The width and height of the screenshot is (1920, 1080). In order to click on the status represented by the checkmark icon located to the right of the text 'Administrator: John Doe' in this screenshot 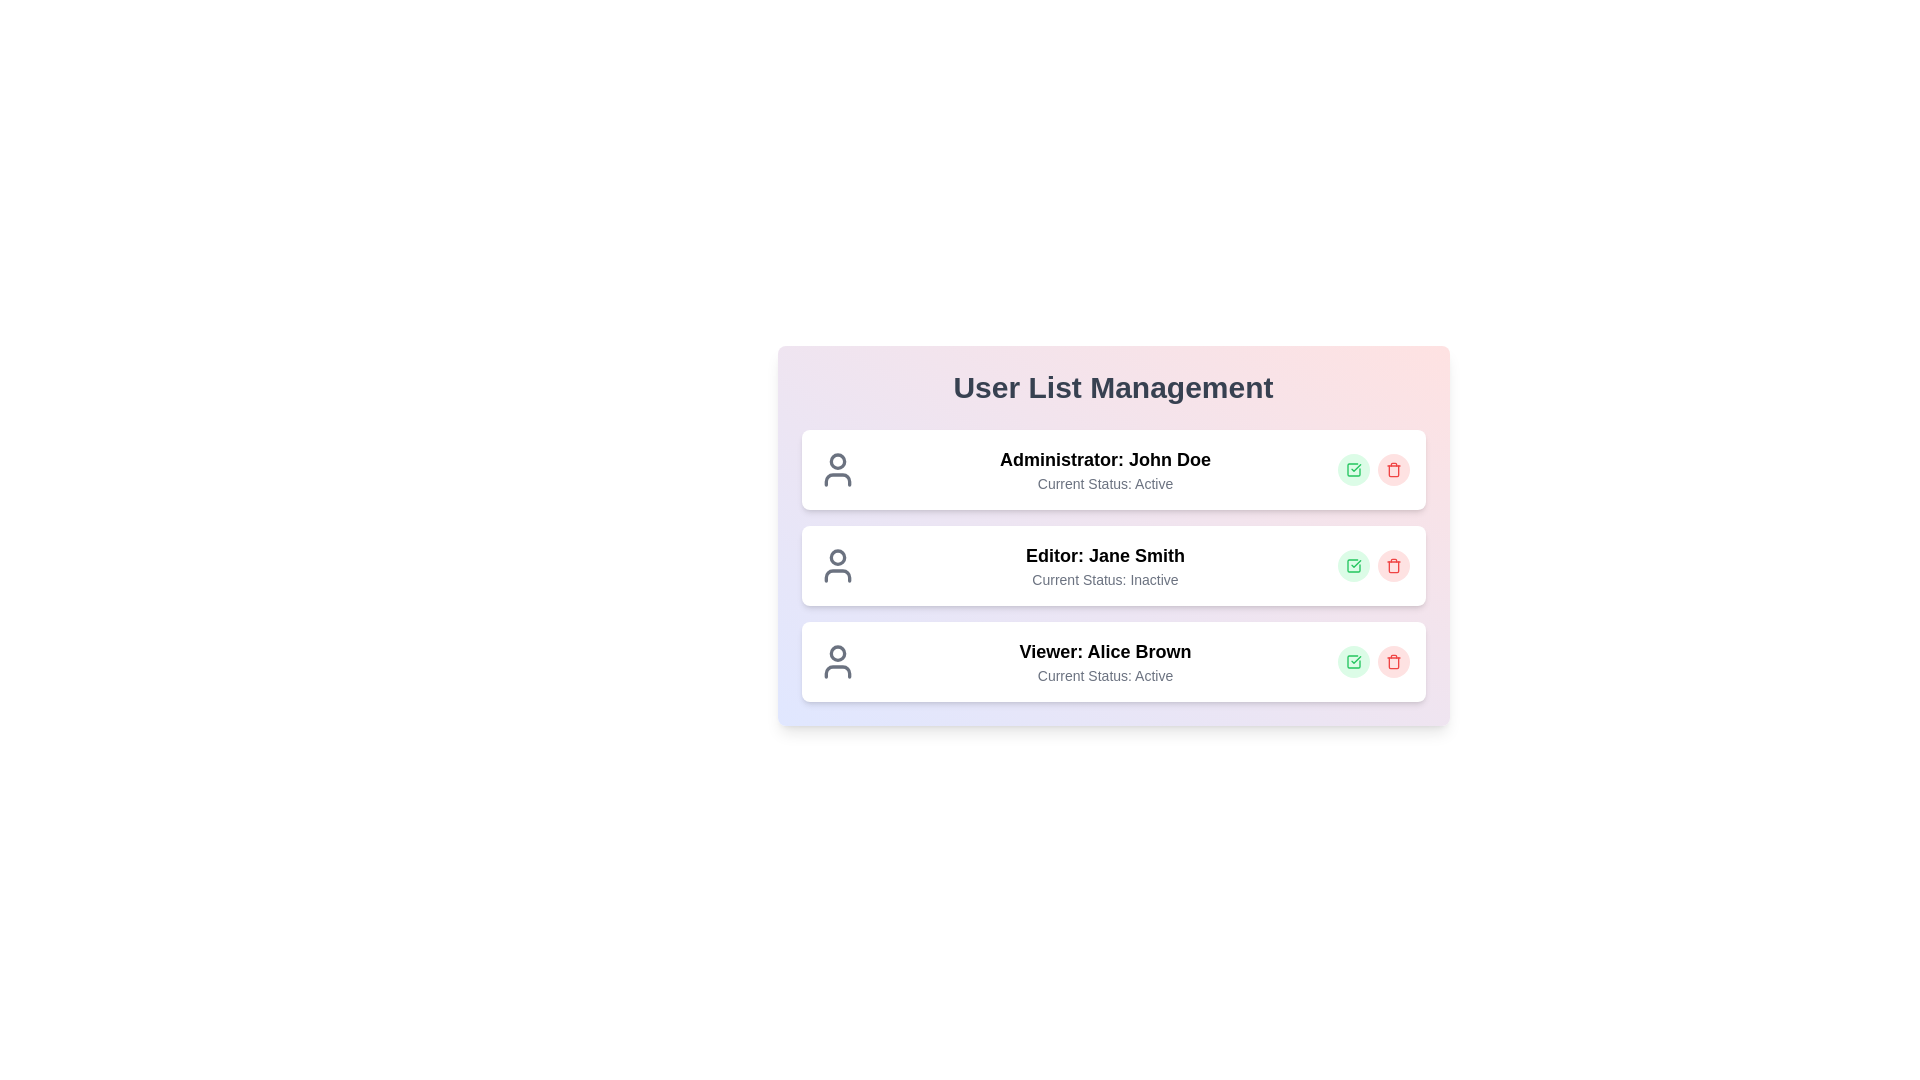, I will do `click(1353, 470)`.